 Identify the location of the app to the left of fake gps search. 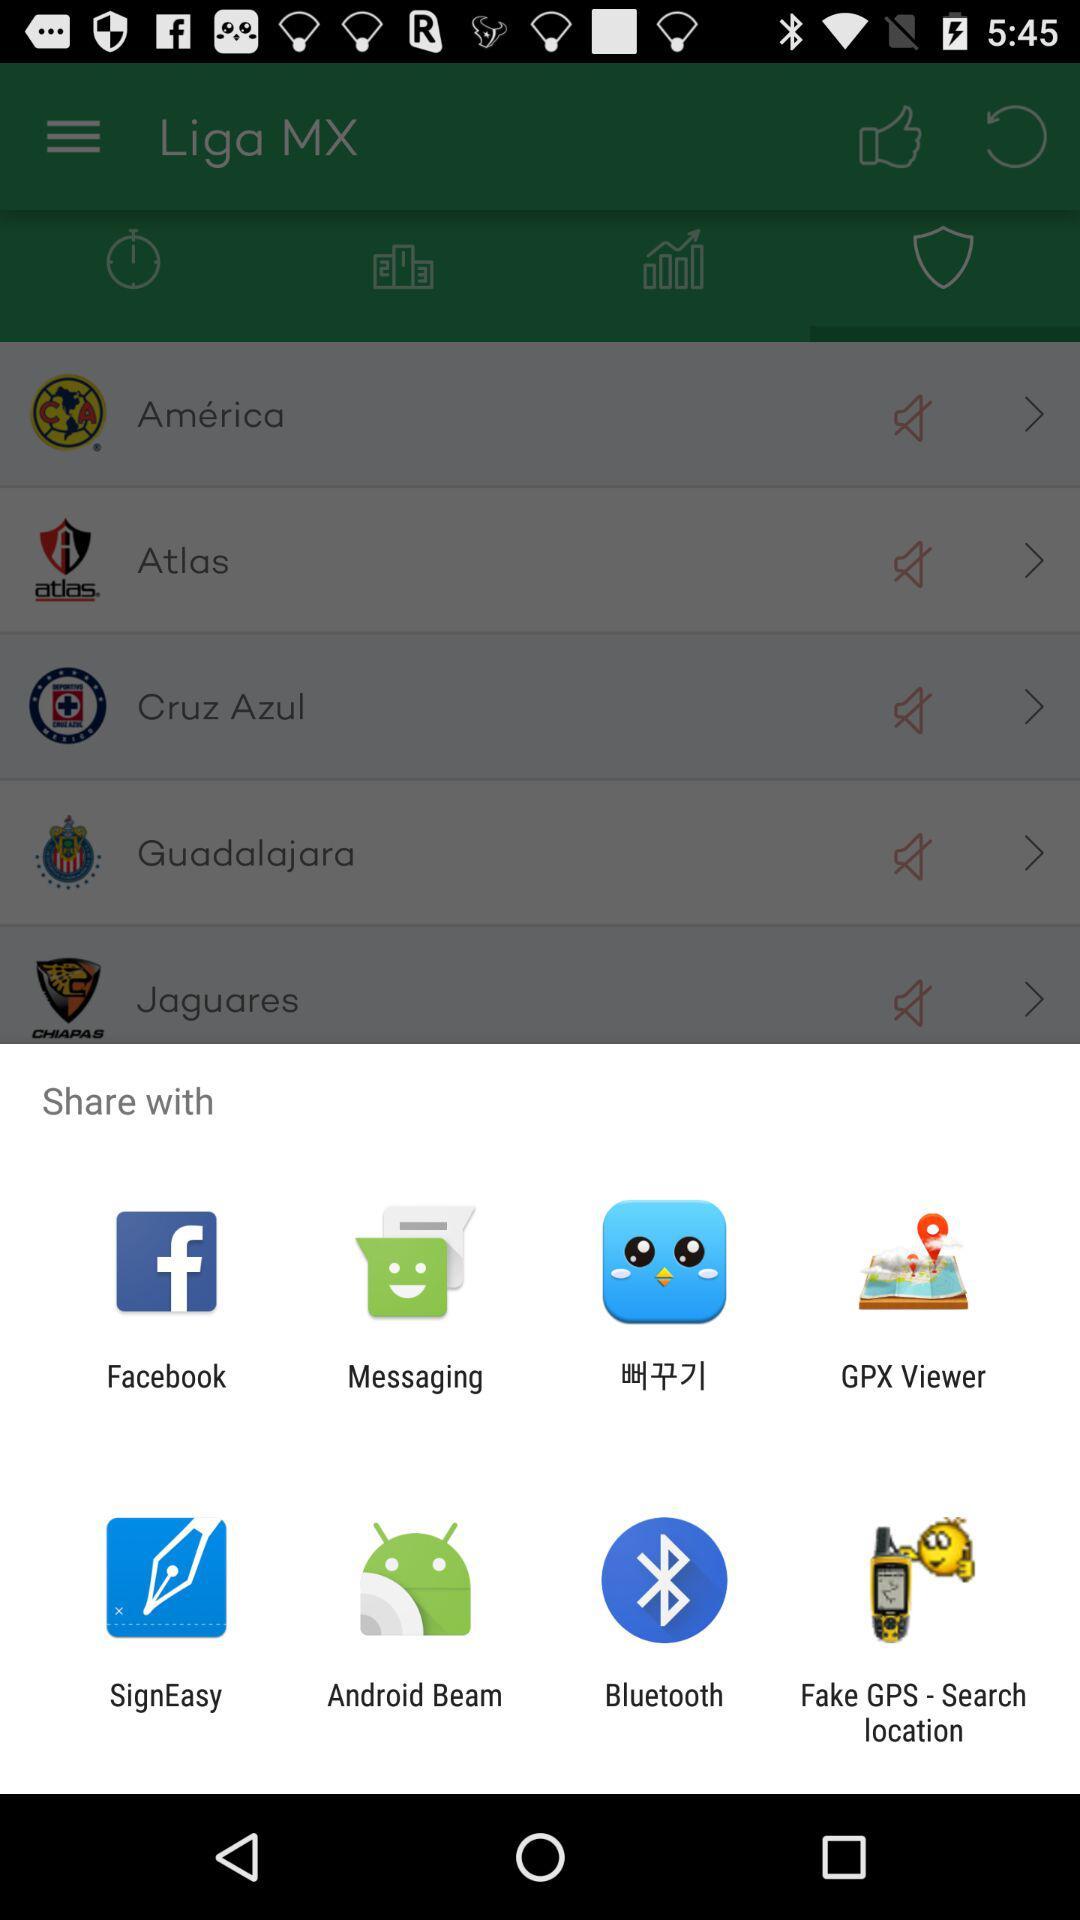
(664, 1711).